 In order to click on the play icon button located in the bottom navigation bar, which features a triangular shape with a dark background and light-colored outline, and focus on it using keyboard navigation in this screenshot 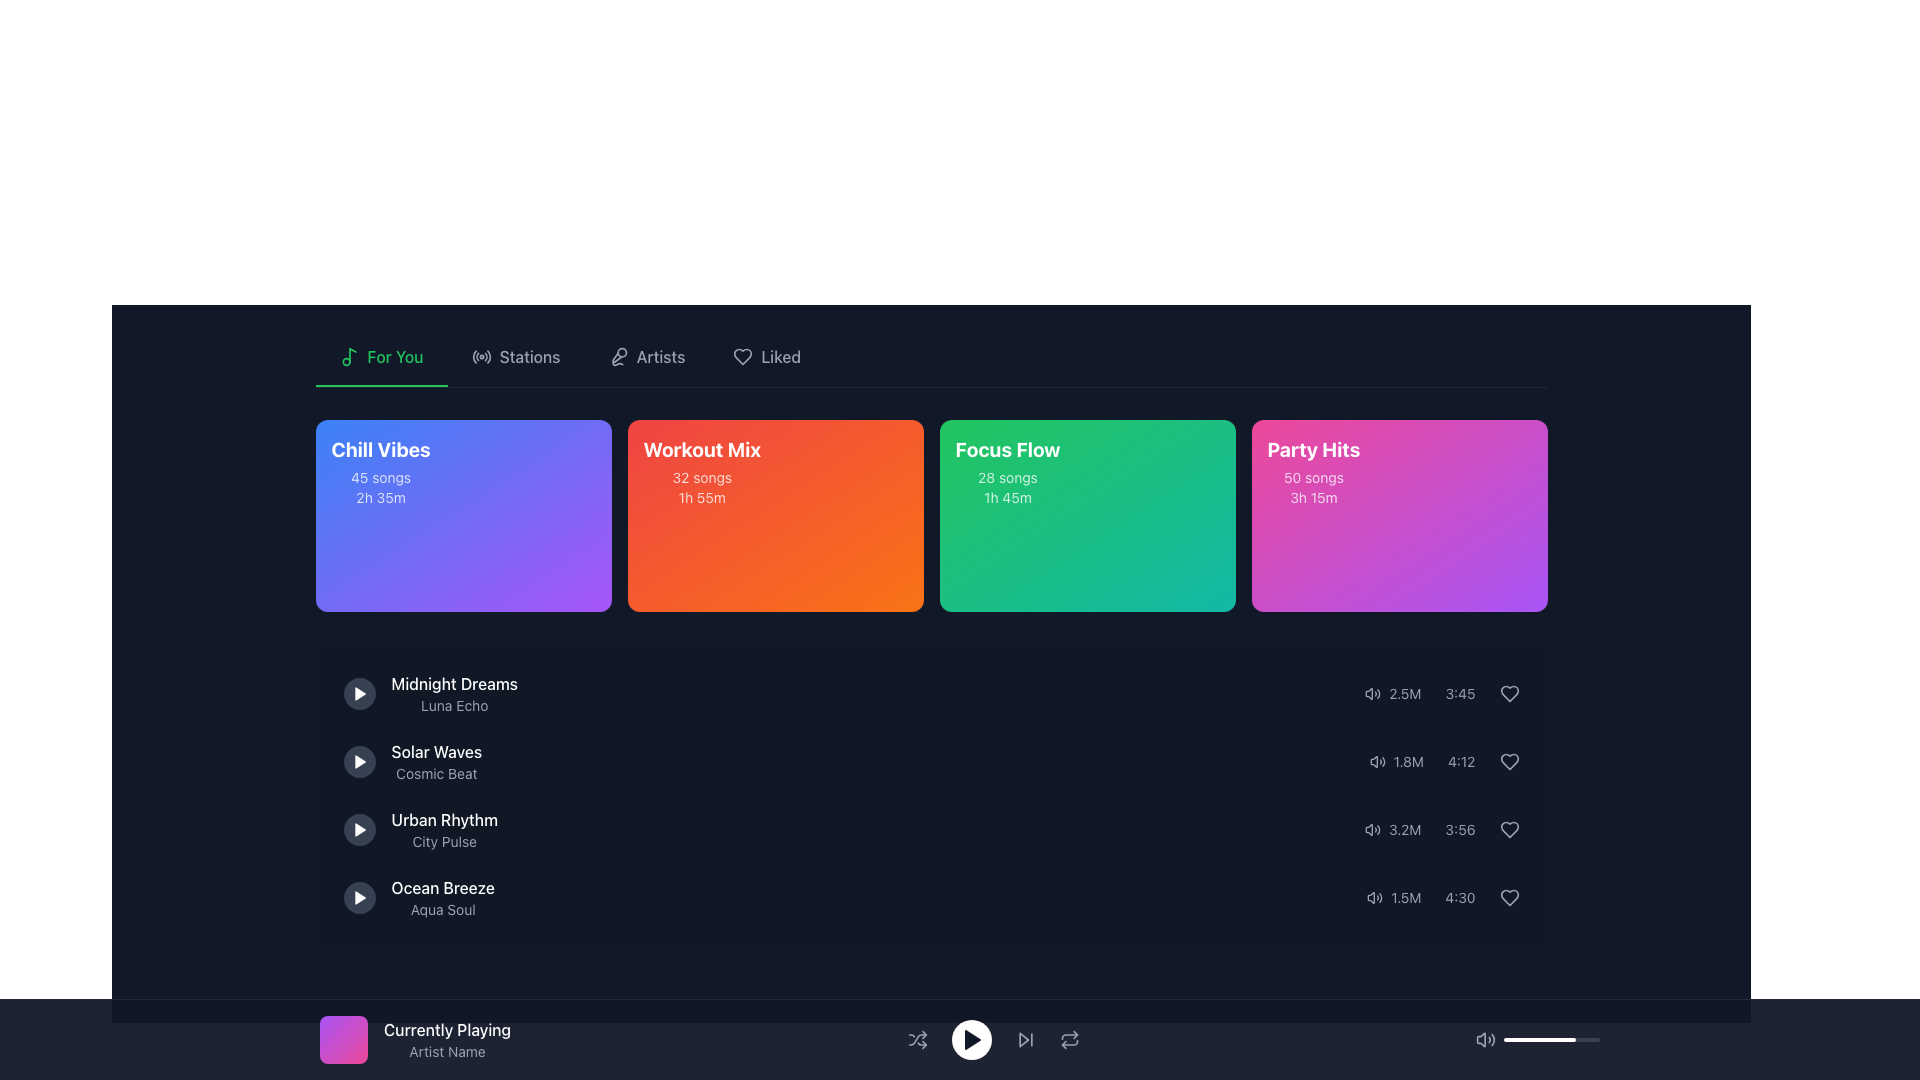, I will do `click(971, 1039)`.